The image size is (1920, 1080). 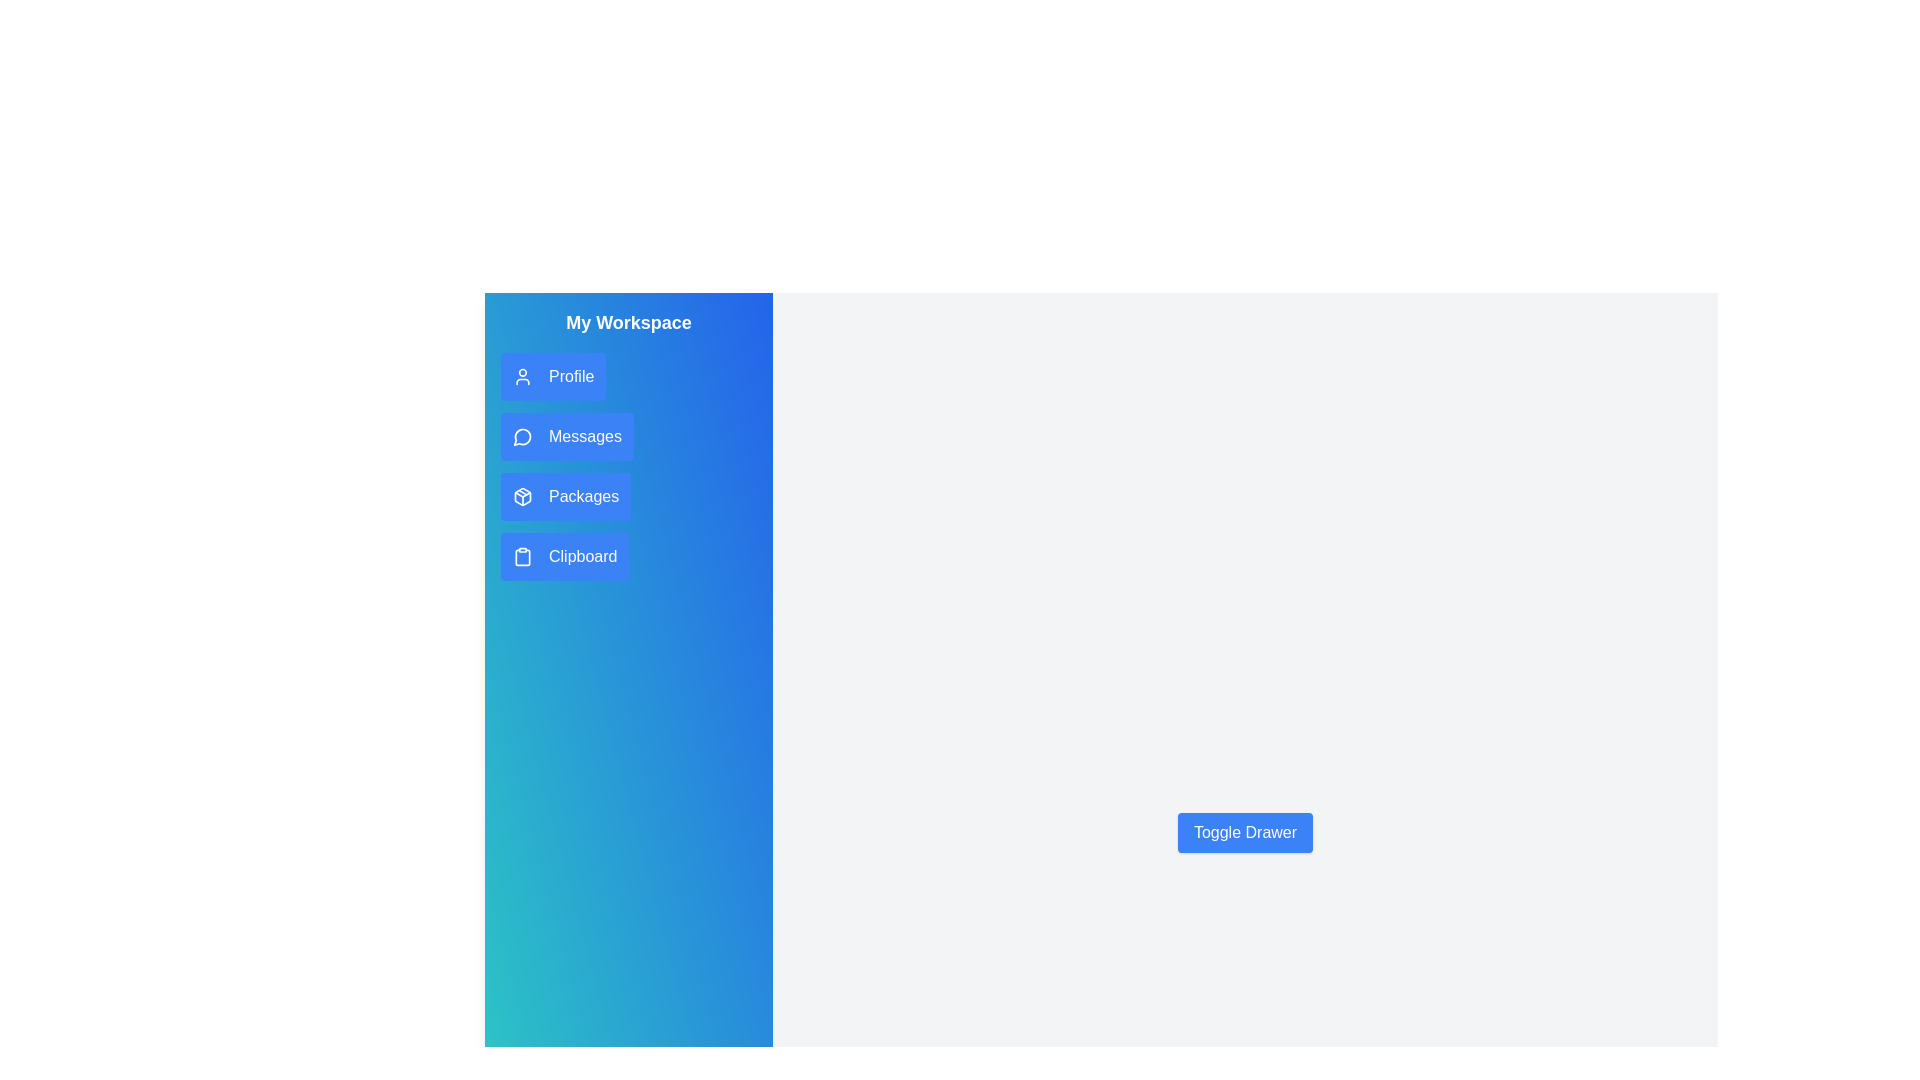 What do you see at coordinates (552, 377) in the screenshot?
I see `the 'Profile' button in the drawer` at bounding box center [552, 377].